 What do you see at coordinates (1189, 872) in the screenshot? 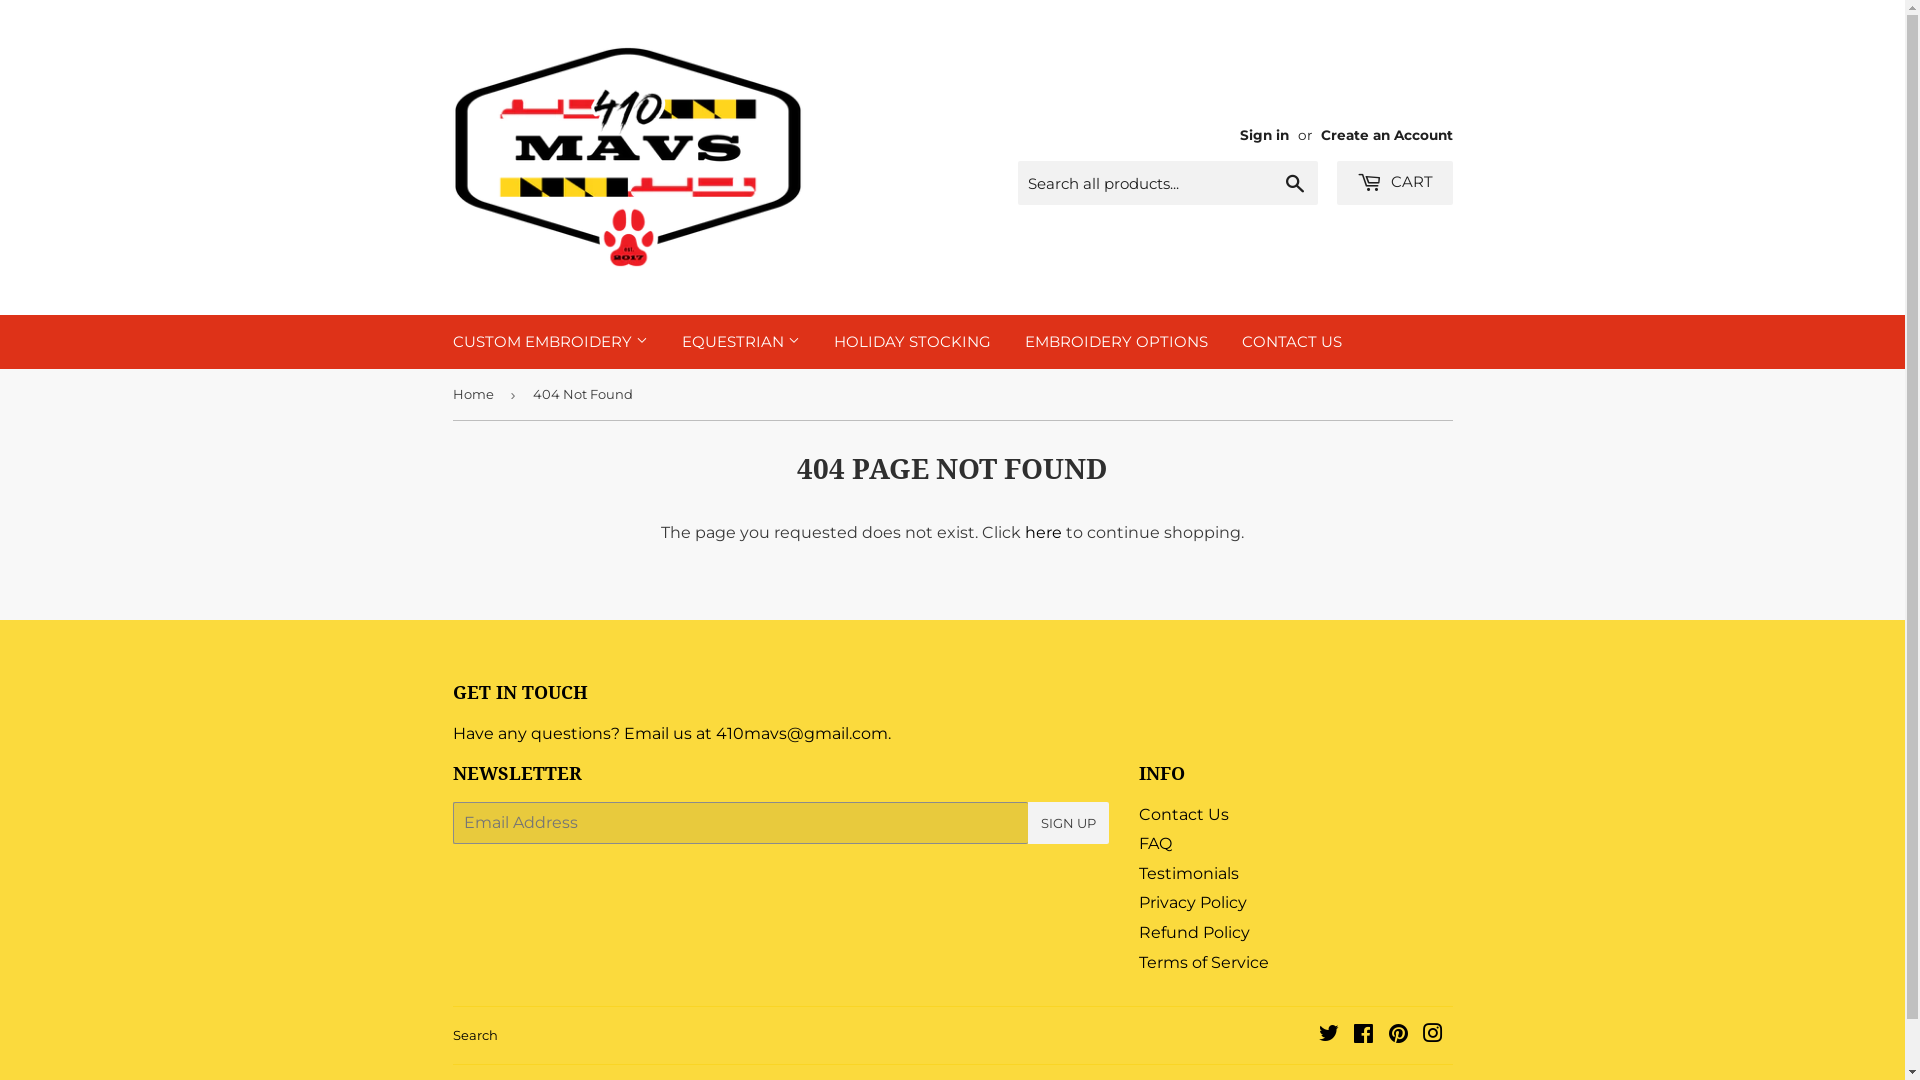
I see `'Testimonials'` at bounding box center [1189, 872].